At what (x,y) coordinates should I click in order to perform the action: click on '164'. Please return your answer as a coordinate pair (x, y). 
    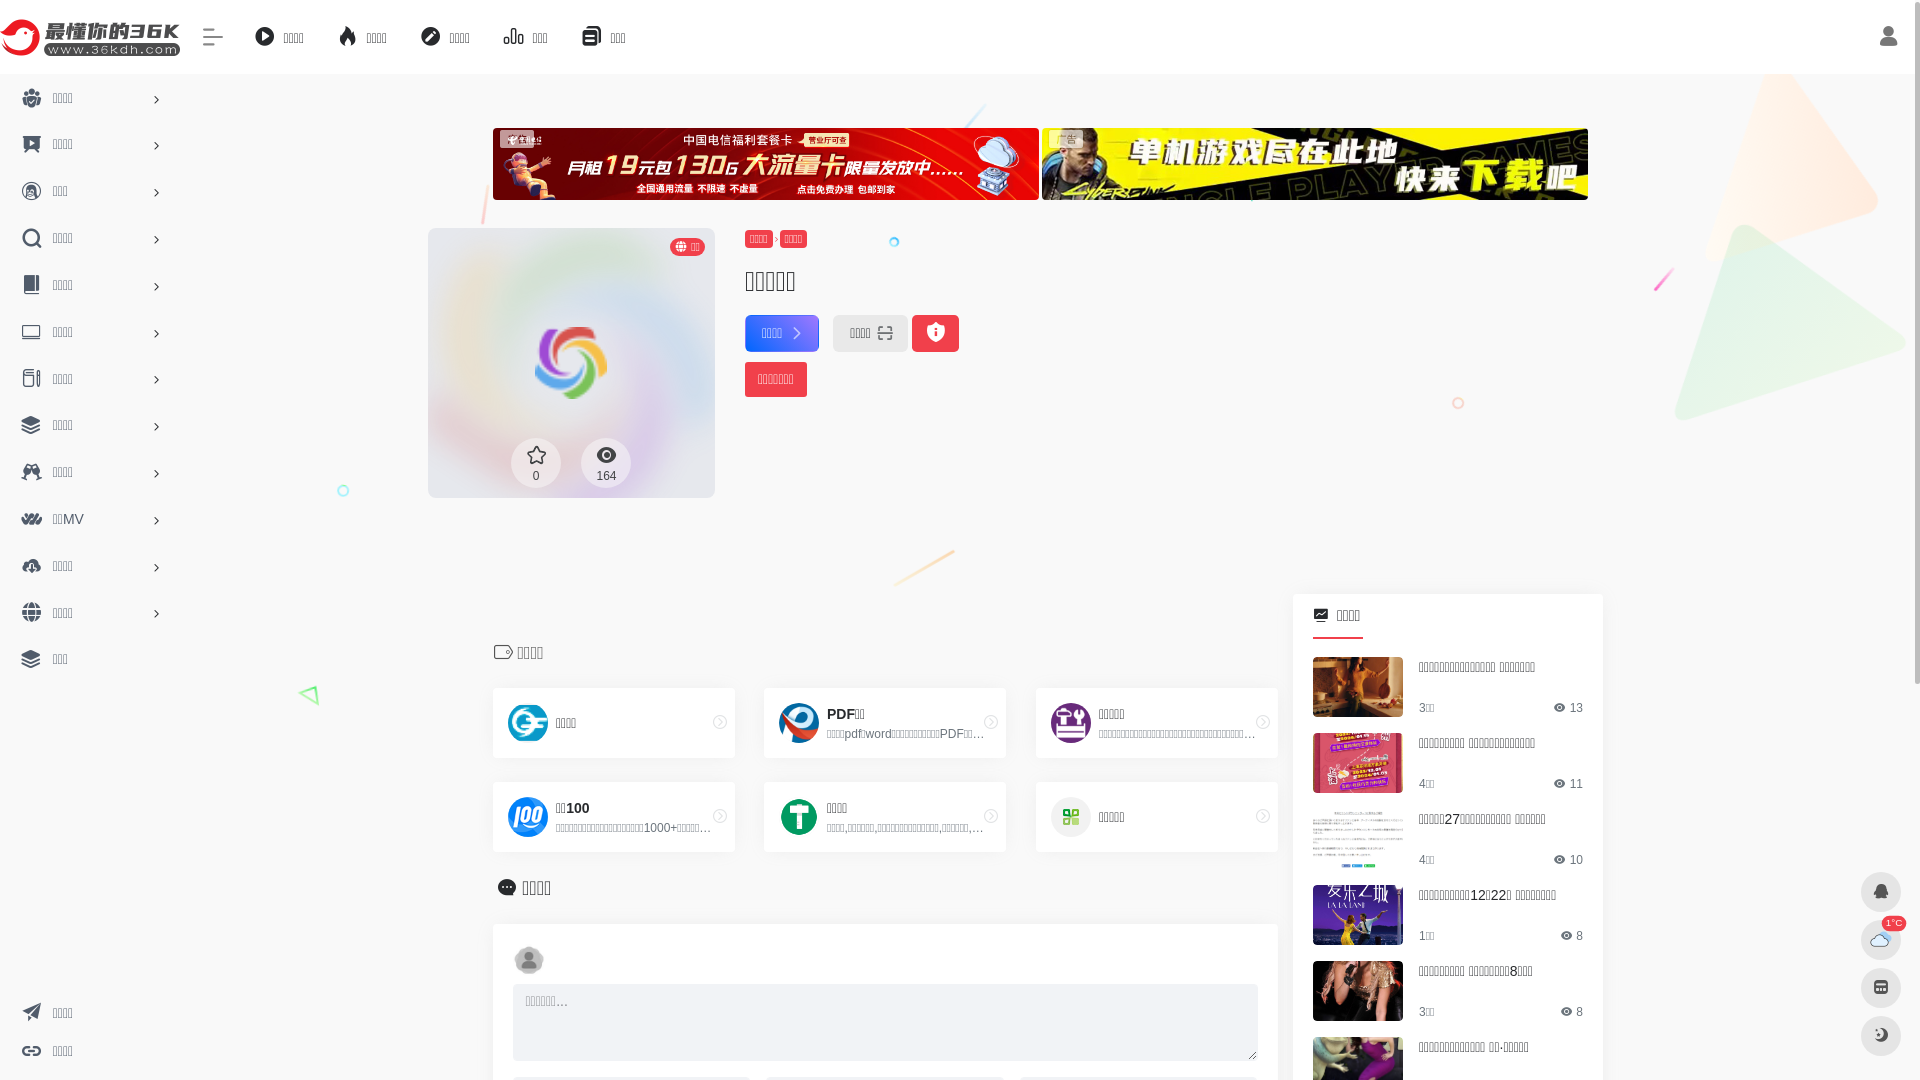
    Looking at the image, I should click on (579, 462).